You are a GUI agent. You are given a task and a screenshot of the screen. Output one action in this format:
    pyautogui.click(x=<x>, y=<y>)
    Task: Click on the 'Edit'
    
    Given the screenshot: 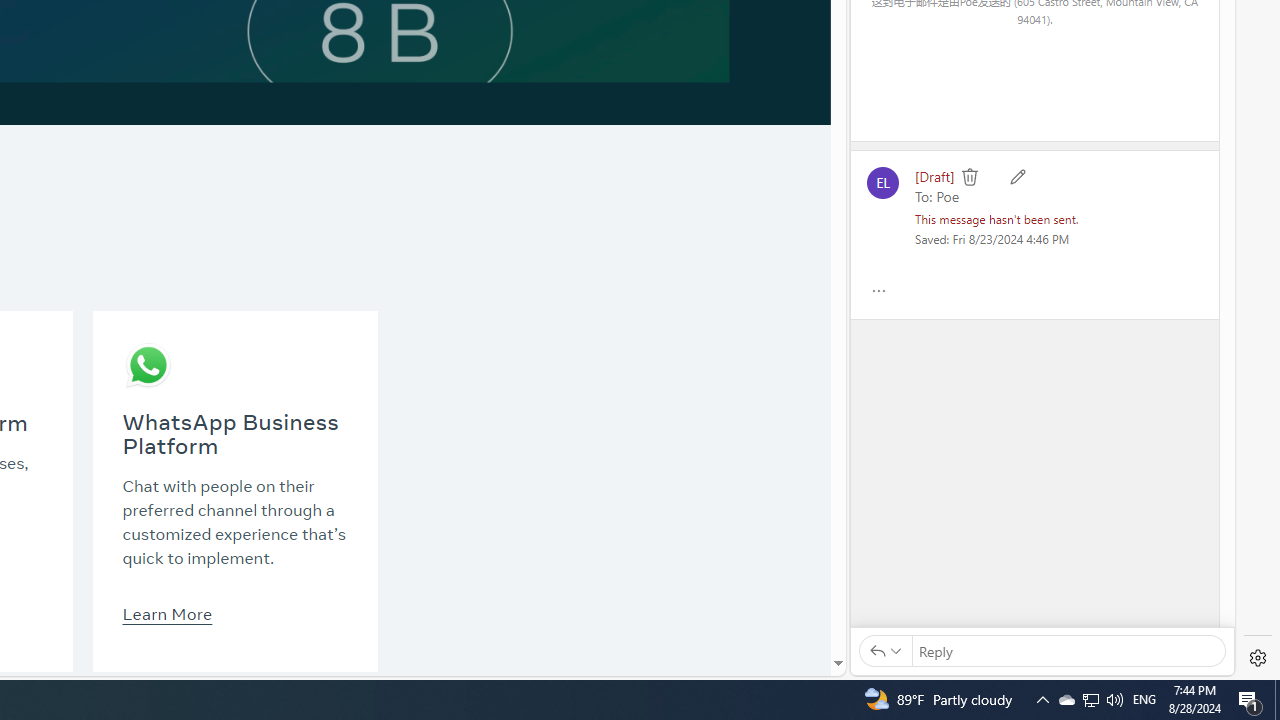 What is the action you would take?
    pyautogui.click(x=1018, y=175)
    